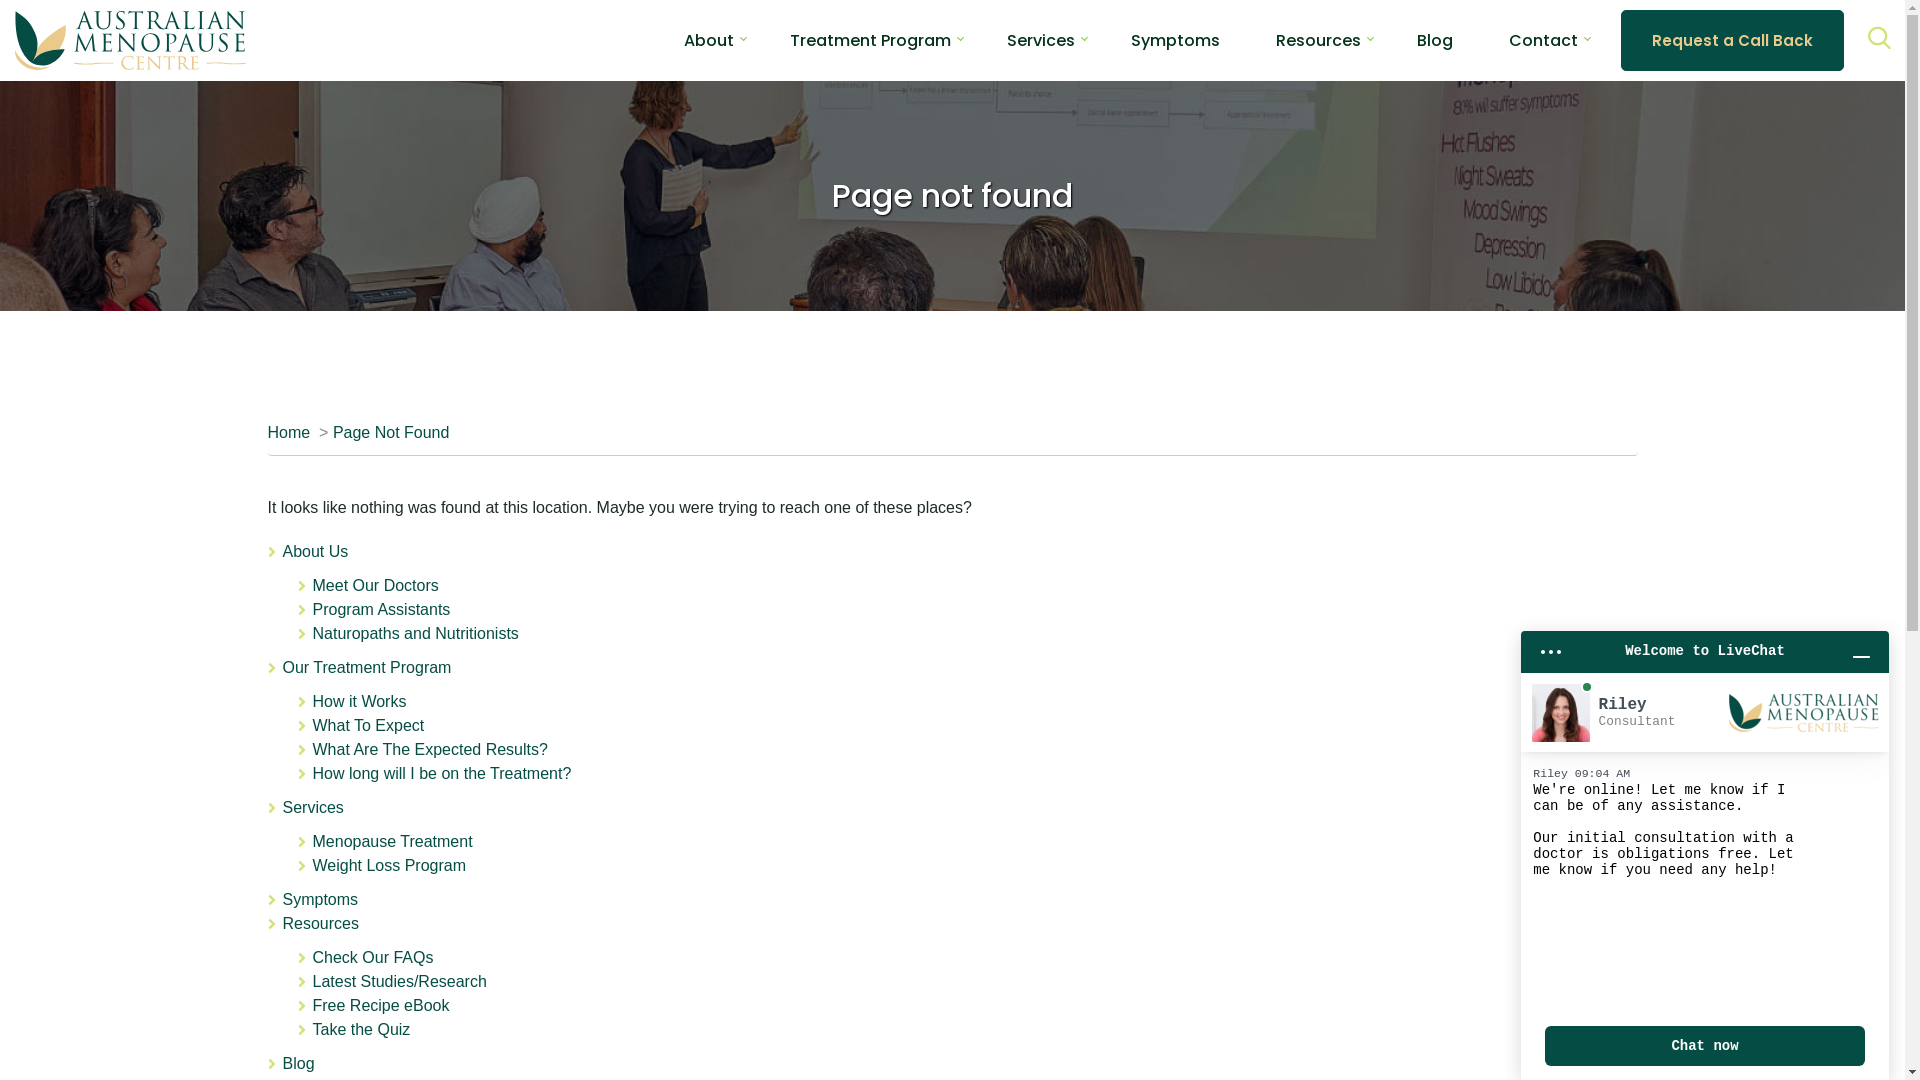 The image size is (1920, 1080). I want to click on 'Resources', so click(1318, 39).